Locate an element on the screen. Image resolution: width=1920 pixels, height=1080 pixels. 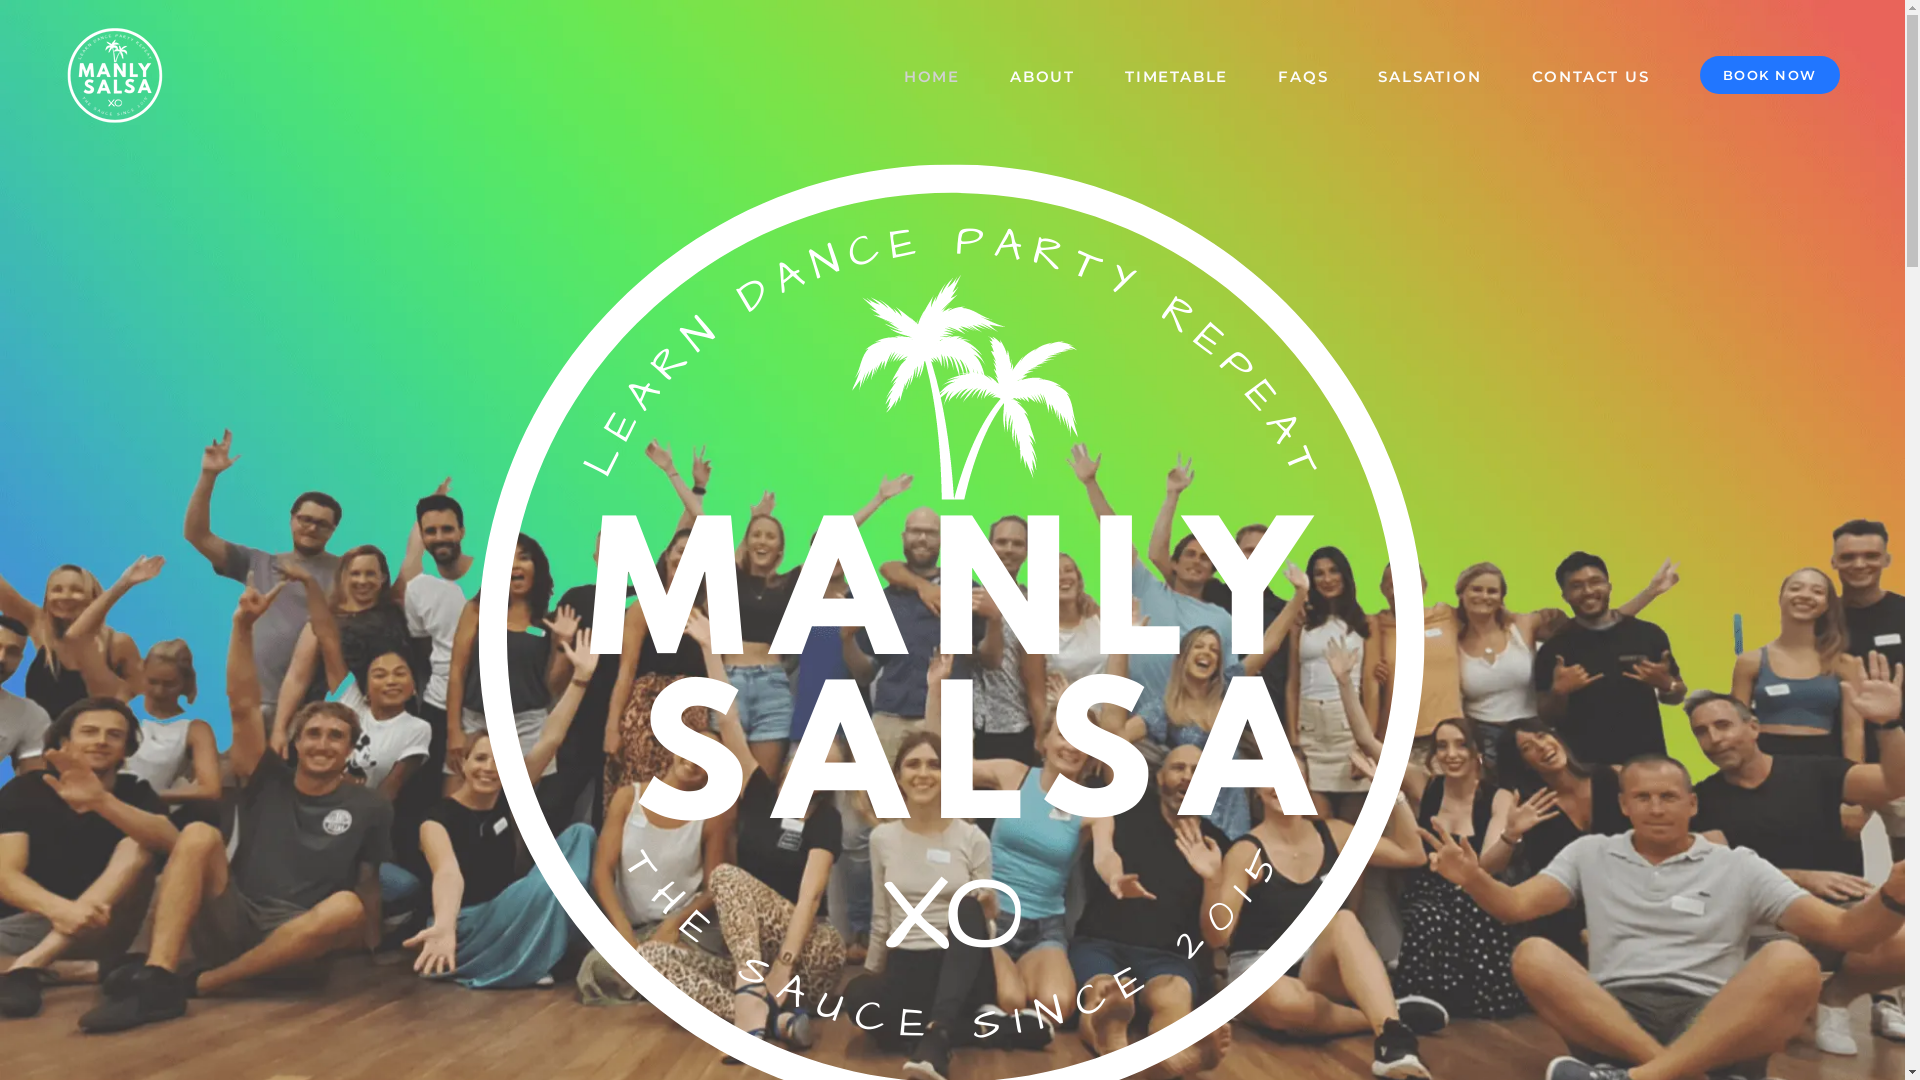
'HOME' is located at coordinates (930, 73).